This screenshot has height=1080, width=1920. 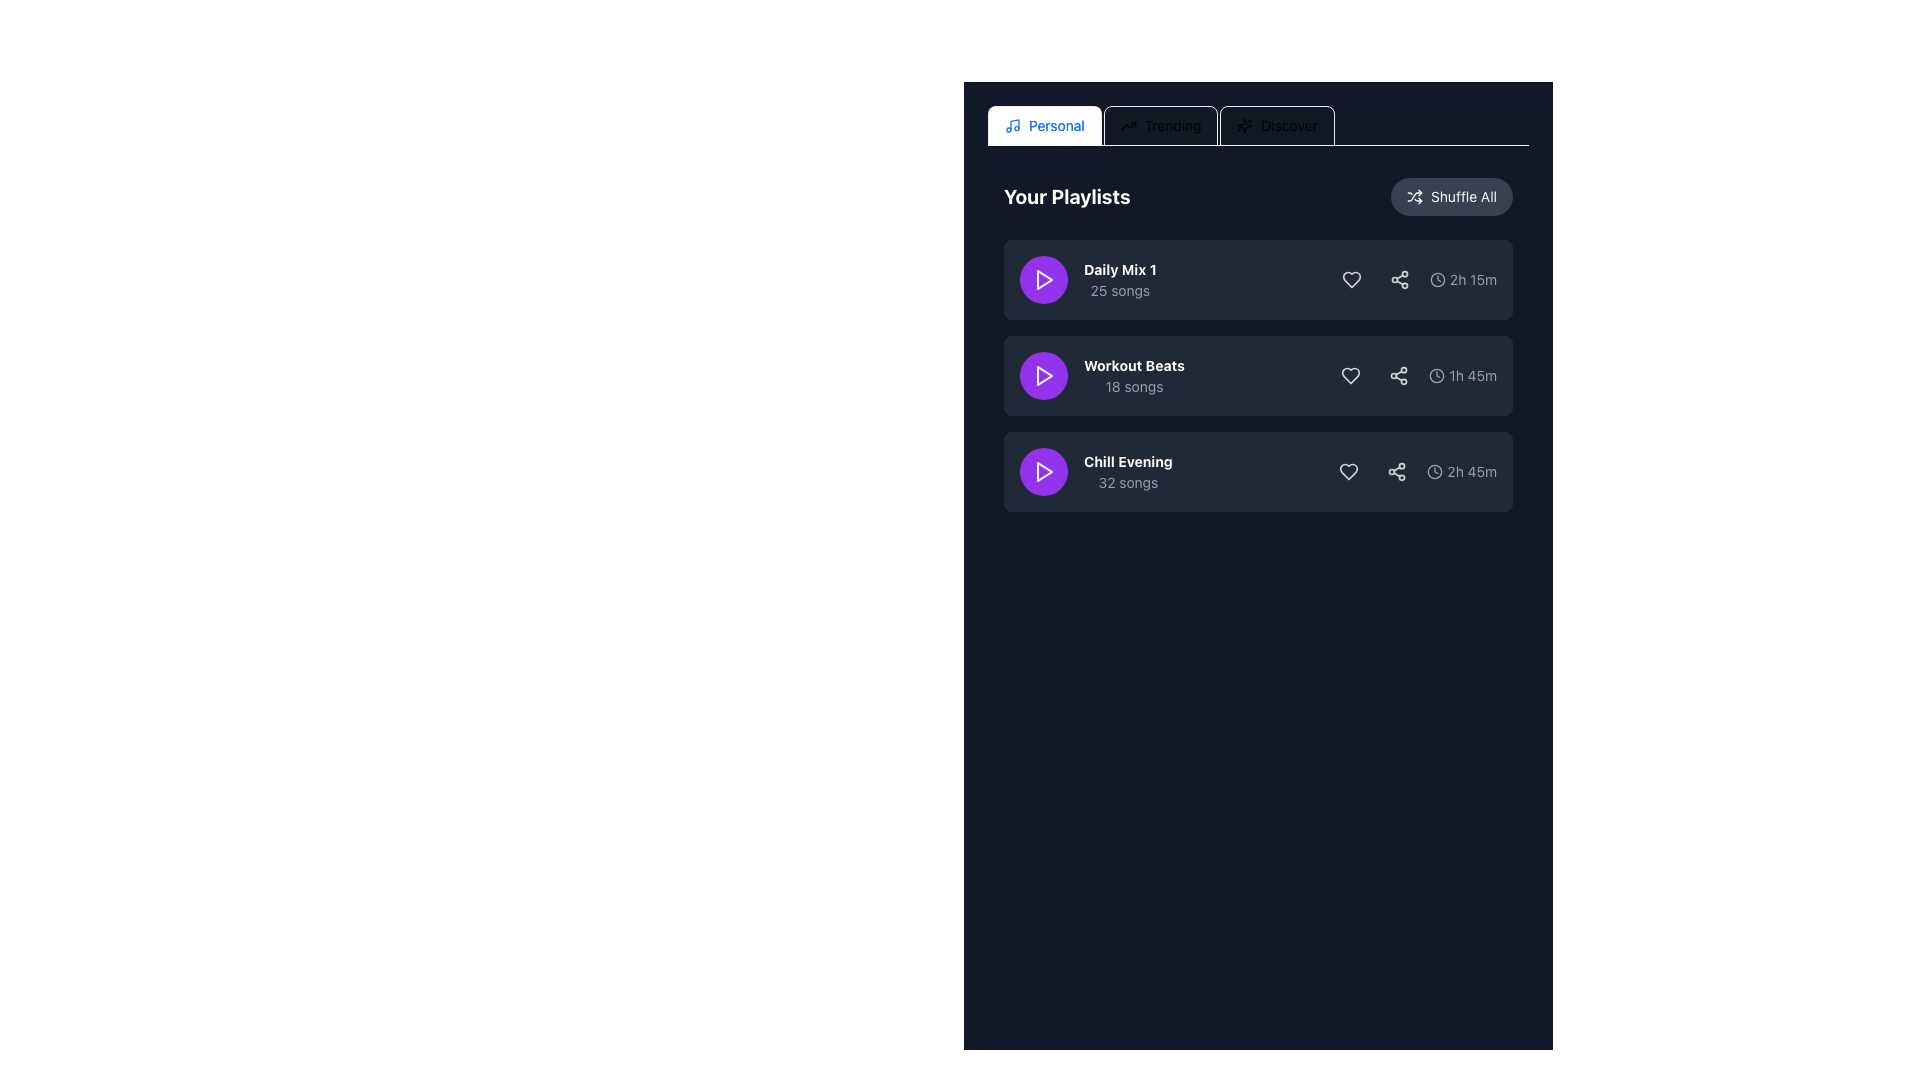 I want to click on the 'like' button next to the 'Workout Beats' playlist to indicate preference or save the playlist, so click(x=1351, y=375).